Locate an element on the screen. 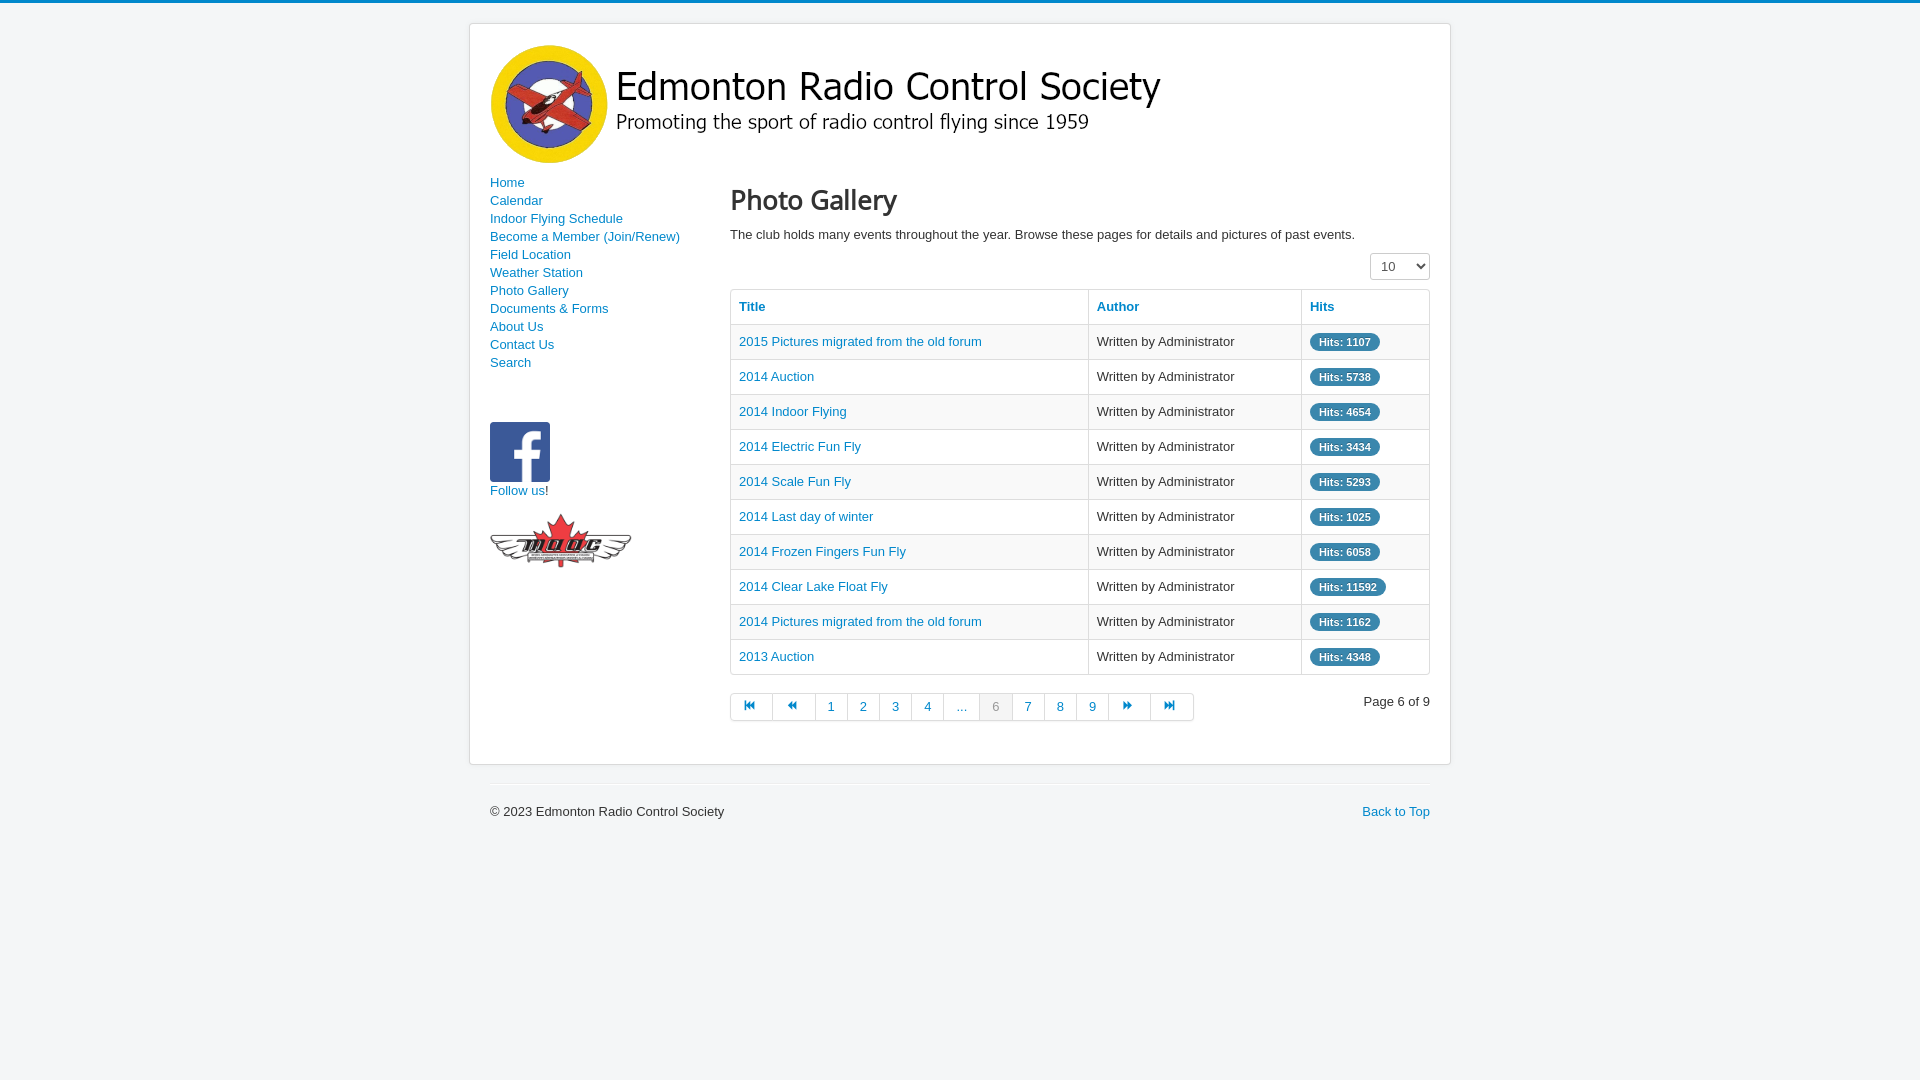 This screenshot has width=1920, height=1080. ' ' is located at coordinates (551, 490).